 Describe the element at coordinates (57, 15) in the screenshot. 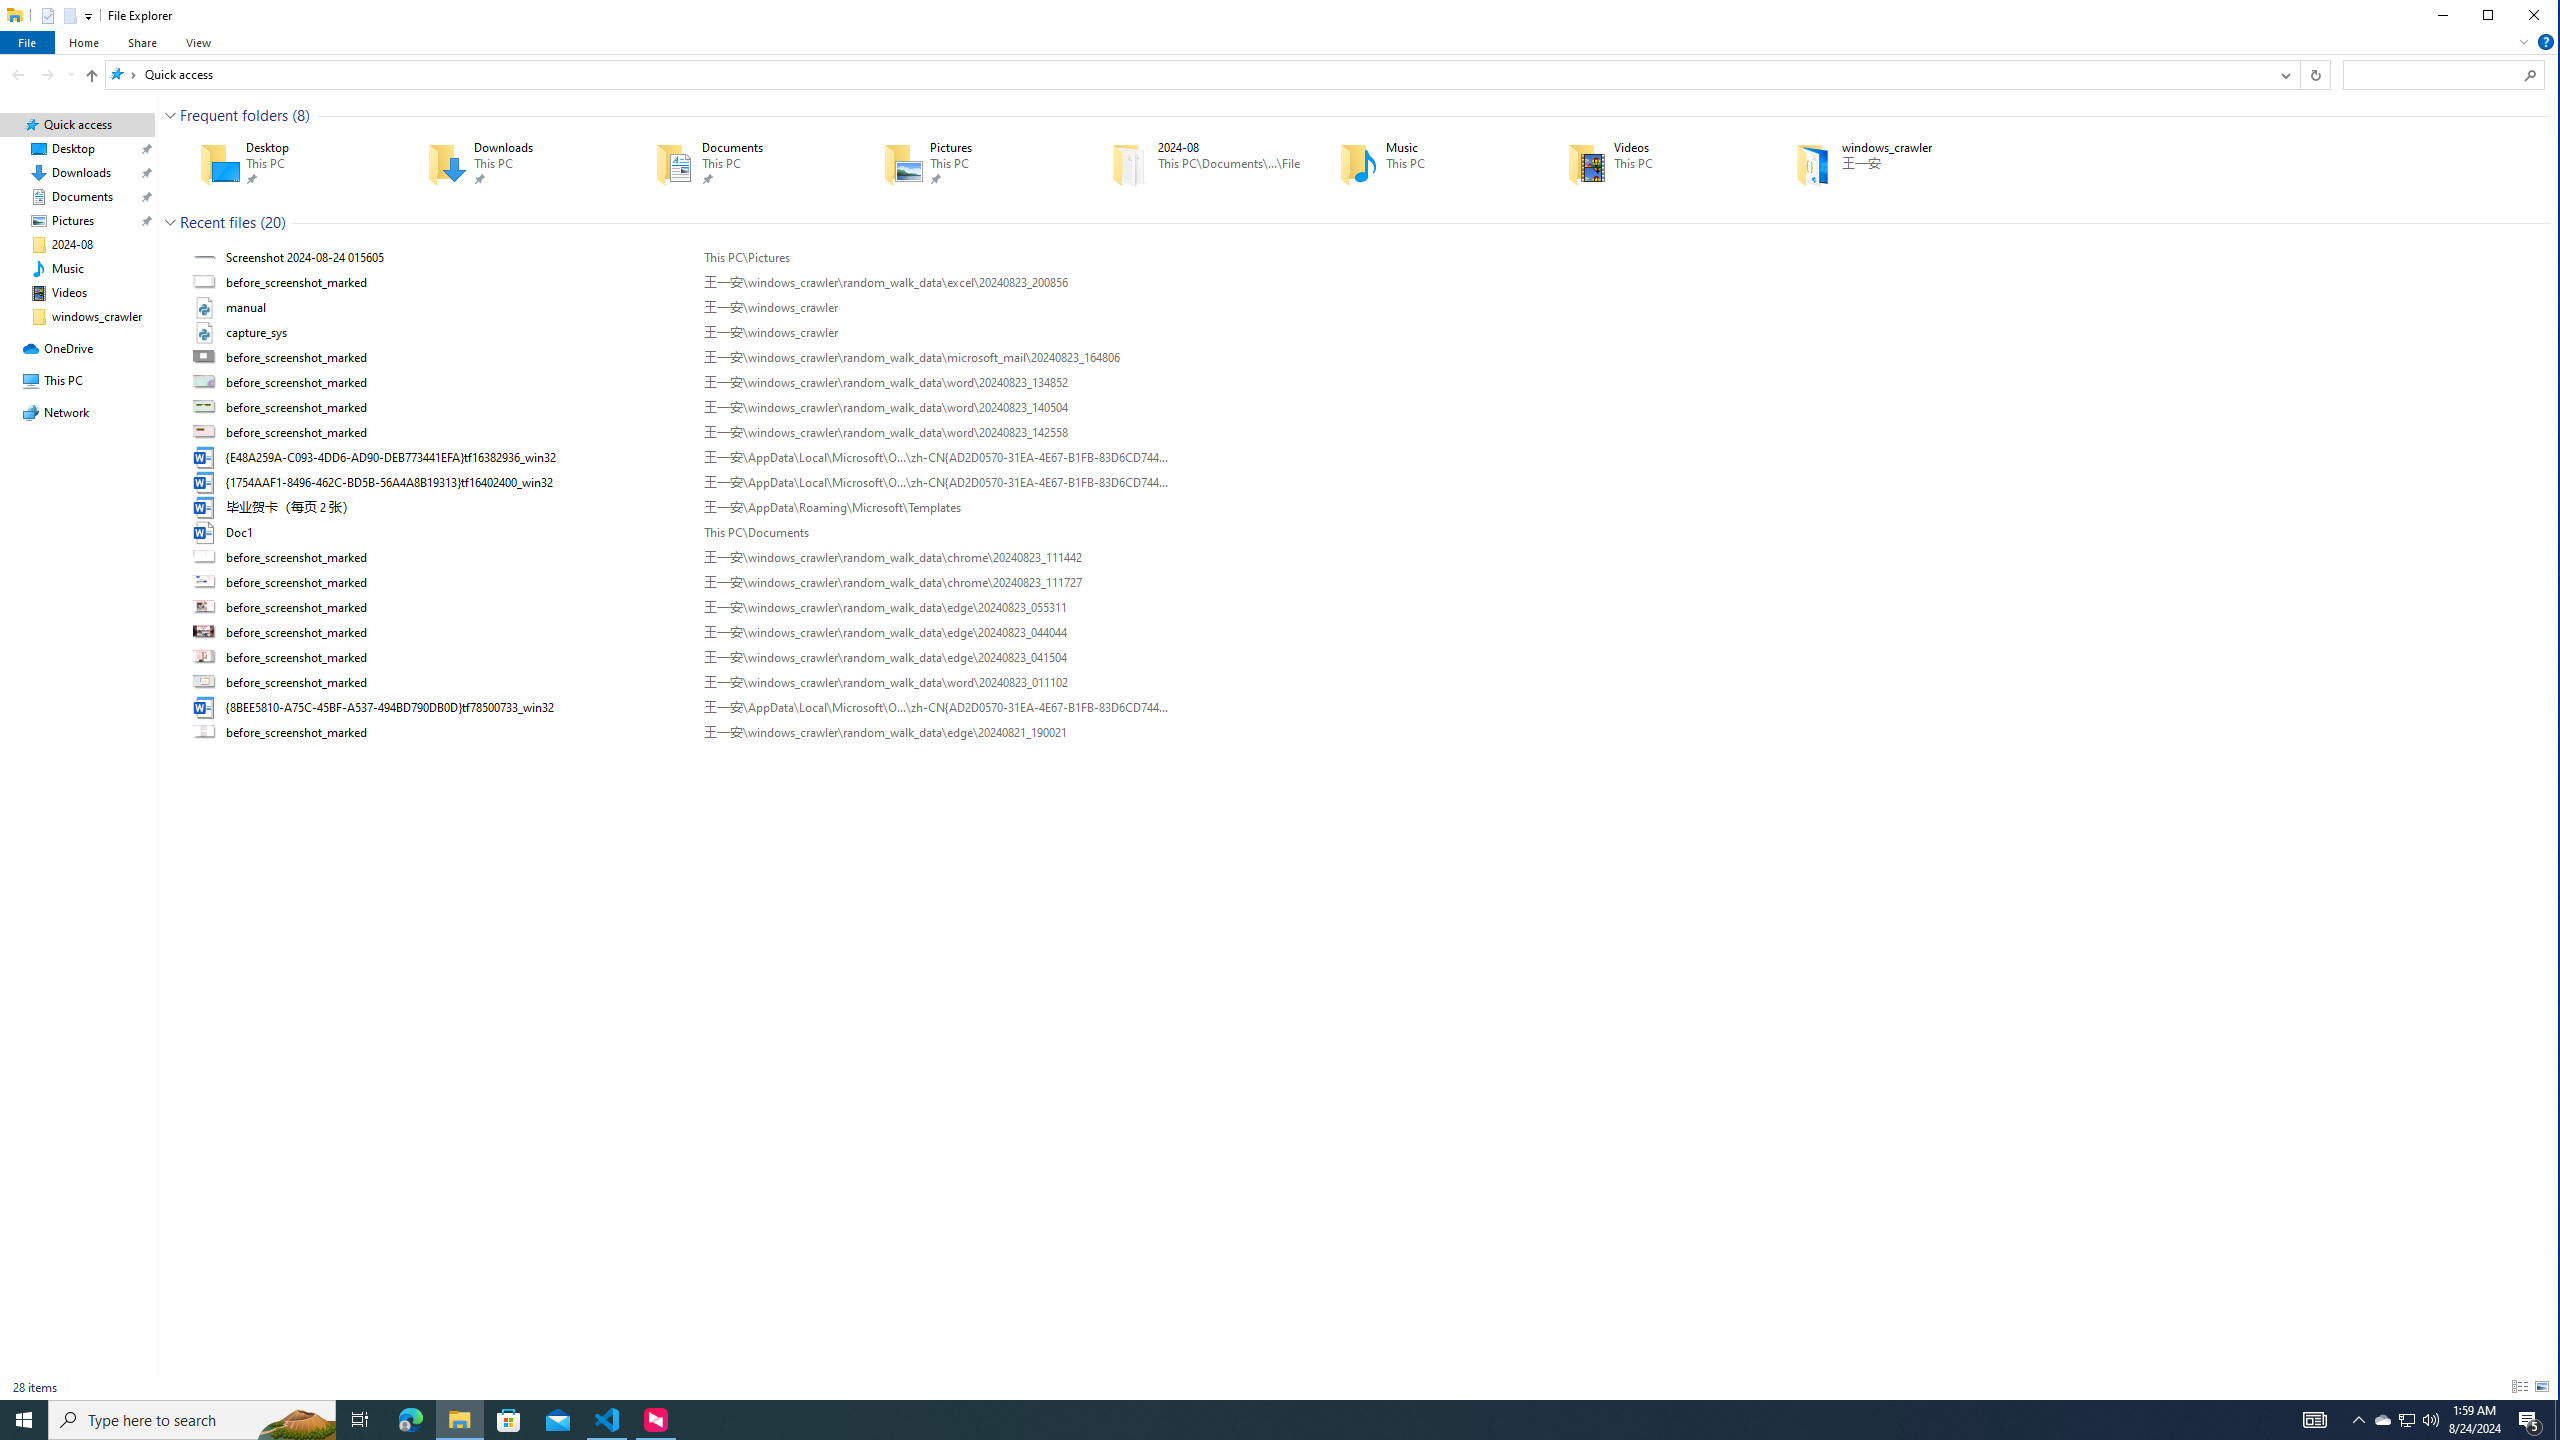

I see `'Quick Access Toolbar'` at that location.